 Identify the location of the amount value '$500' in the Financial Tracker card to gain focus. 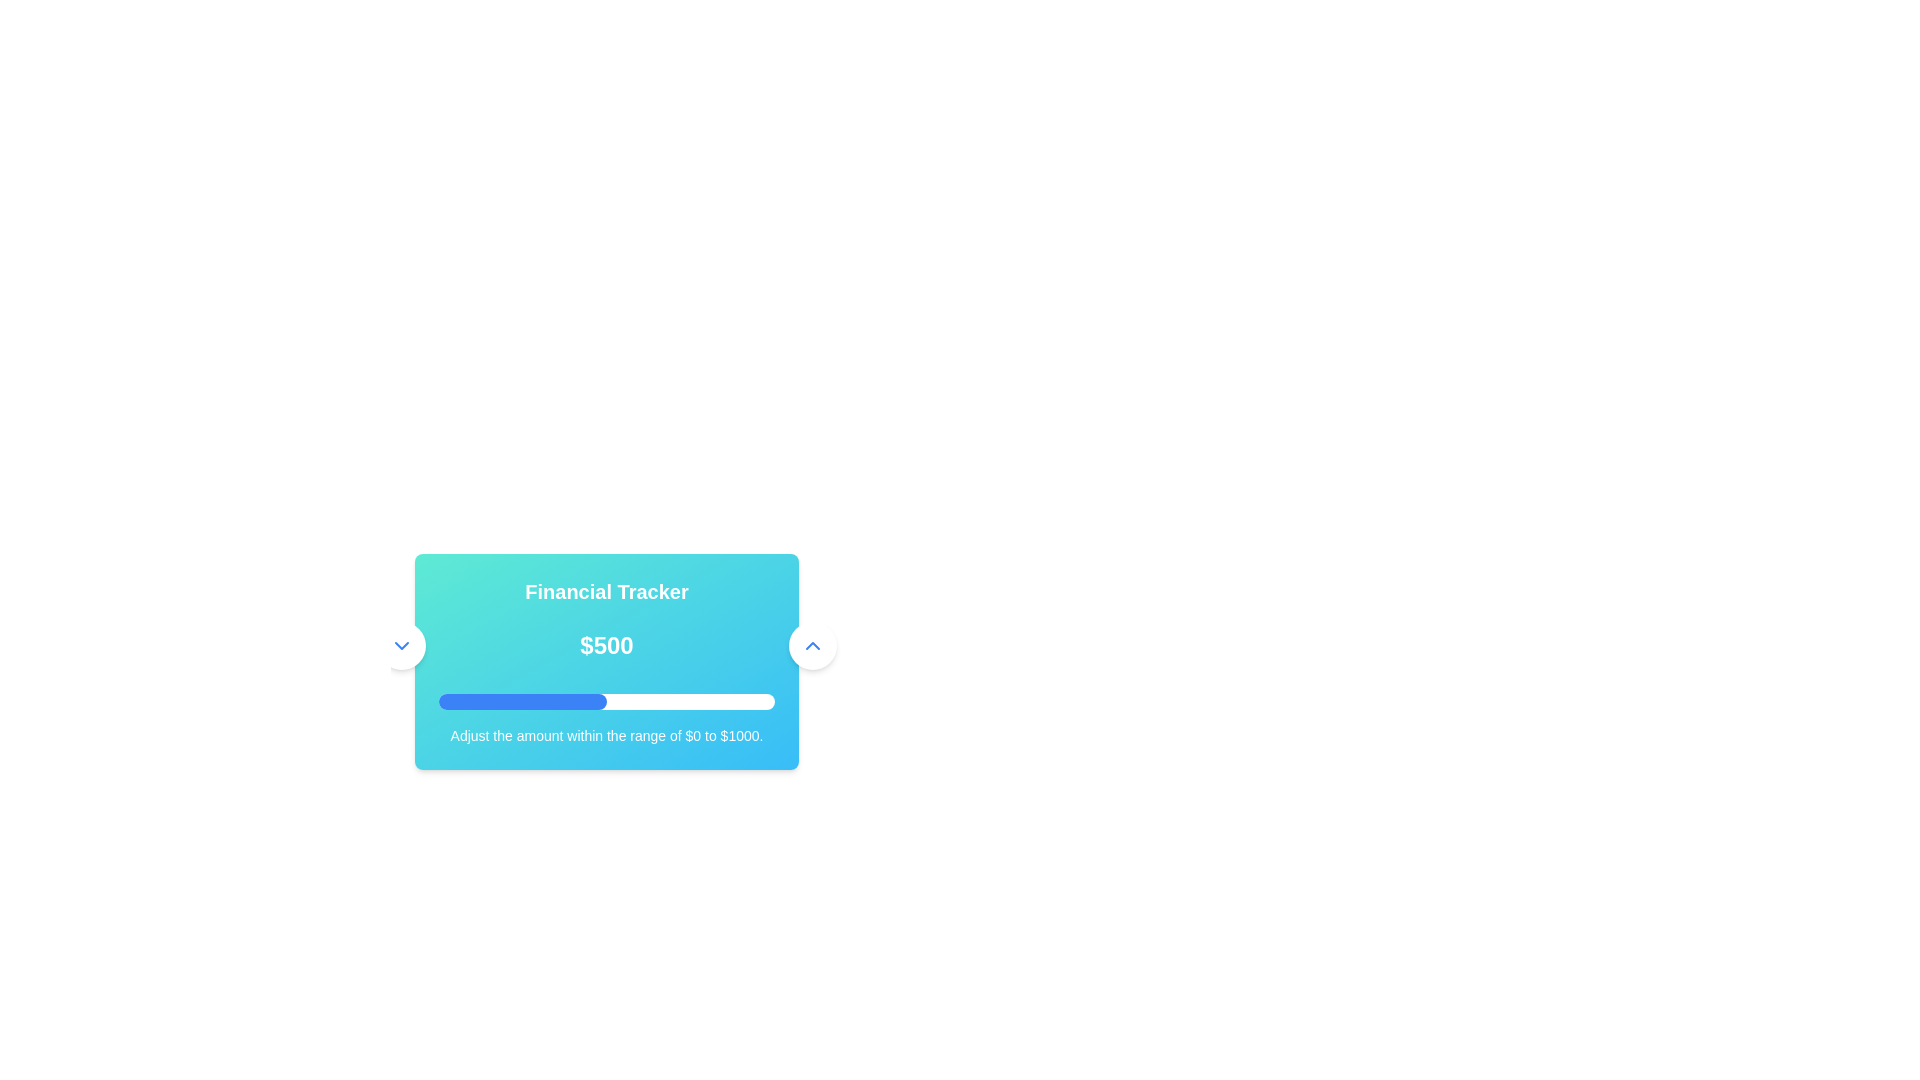
(605, 662).